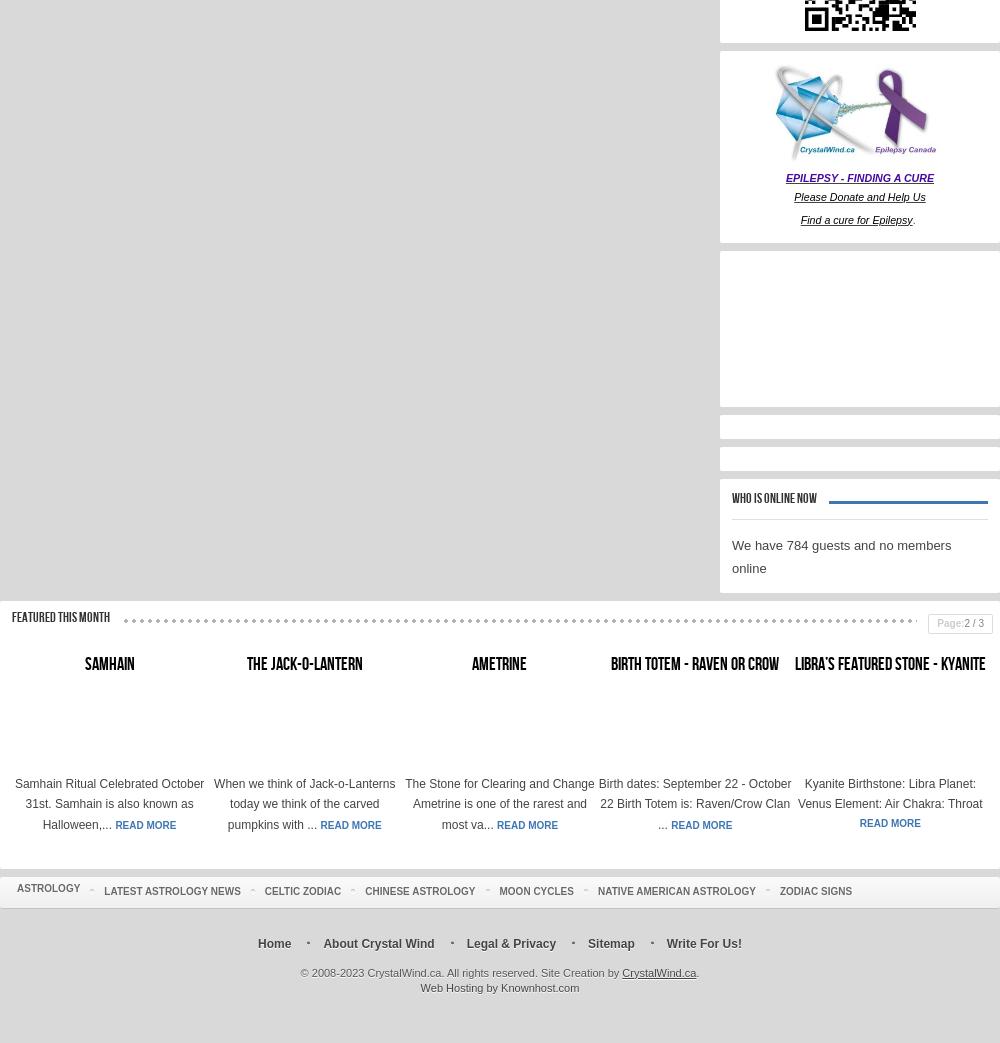  What do you see at coordinates (610, 941) in the screenshot?
I see `'Sitemap'` at bounding box center [610, 941].